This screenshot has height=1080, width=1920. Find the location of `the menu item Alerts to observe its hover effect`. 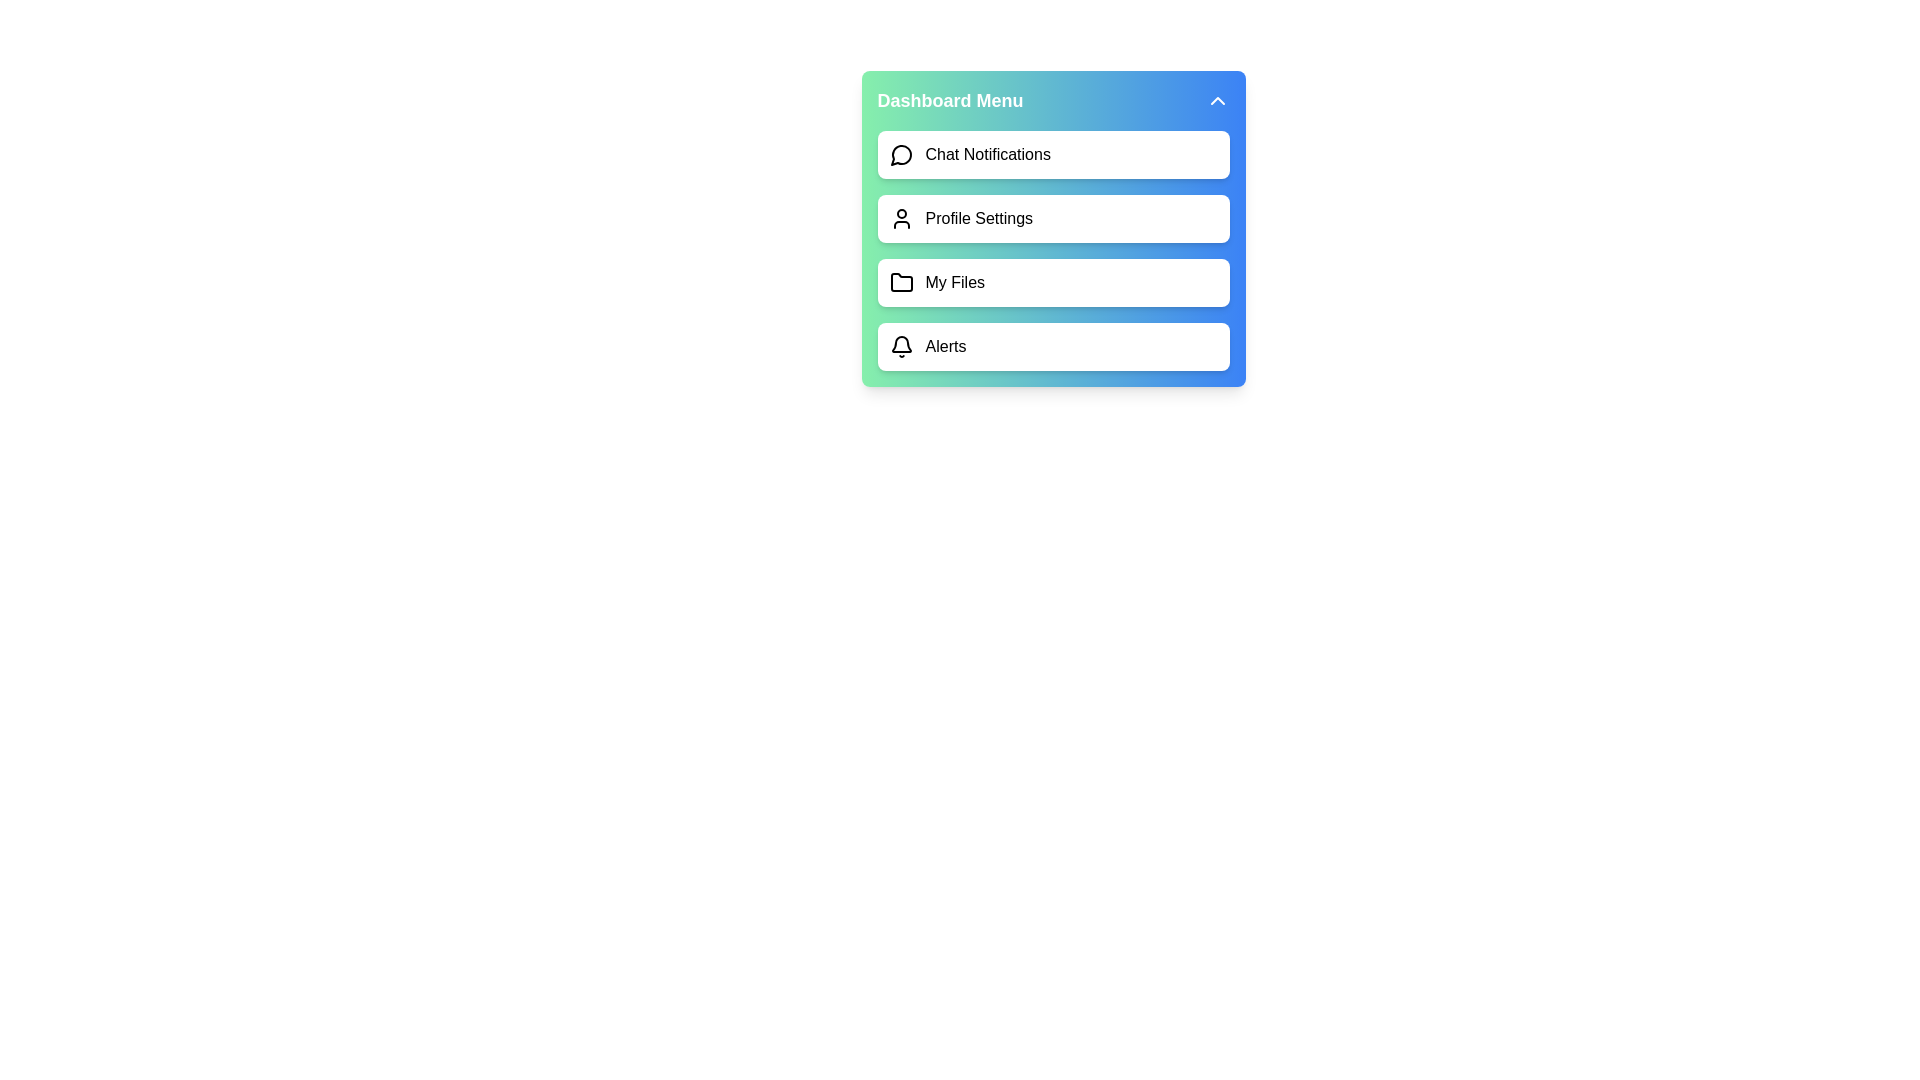

the menu item Alerts to observe its hover effect is located at coordinates (1052, 346).